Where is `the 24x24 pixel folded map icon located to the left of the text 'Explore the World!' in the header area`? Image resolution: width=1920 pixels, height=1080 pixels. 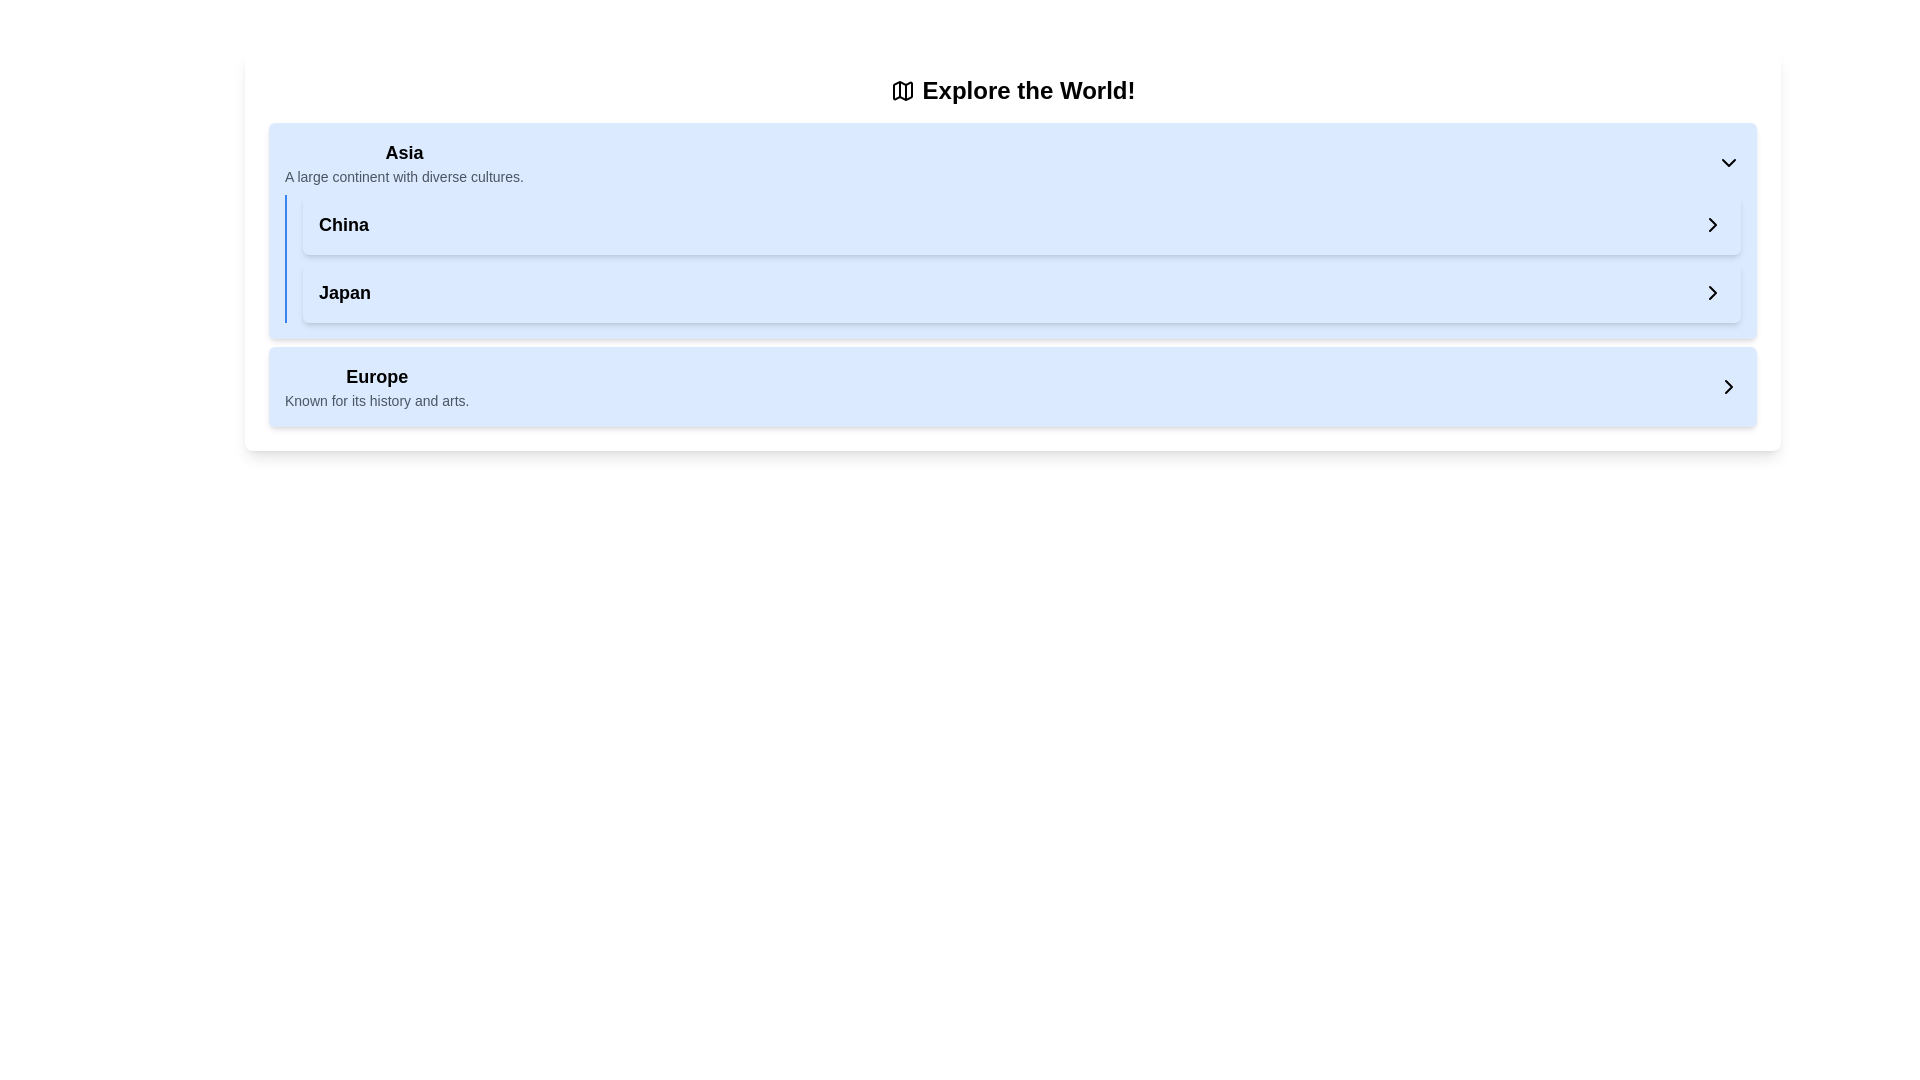
the 24x24 pixel folded map icon located to the left of the text 'Explore the World!' in the header area is located at coordinates (901, 91).